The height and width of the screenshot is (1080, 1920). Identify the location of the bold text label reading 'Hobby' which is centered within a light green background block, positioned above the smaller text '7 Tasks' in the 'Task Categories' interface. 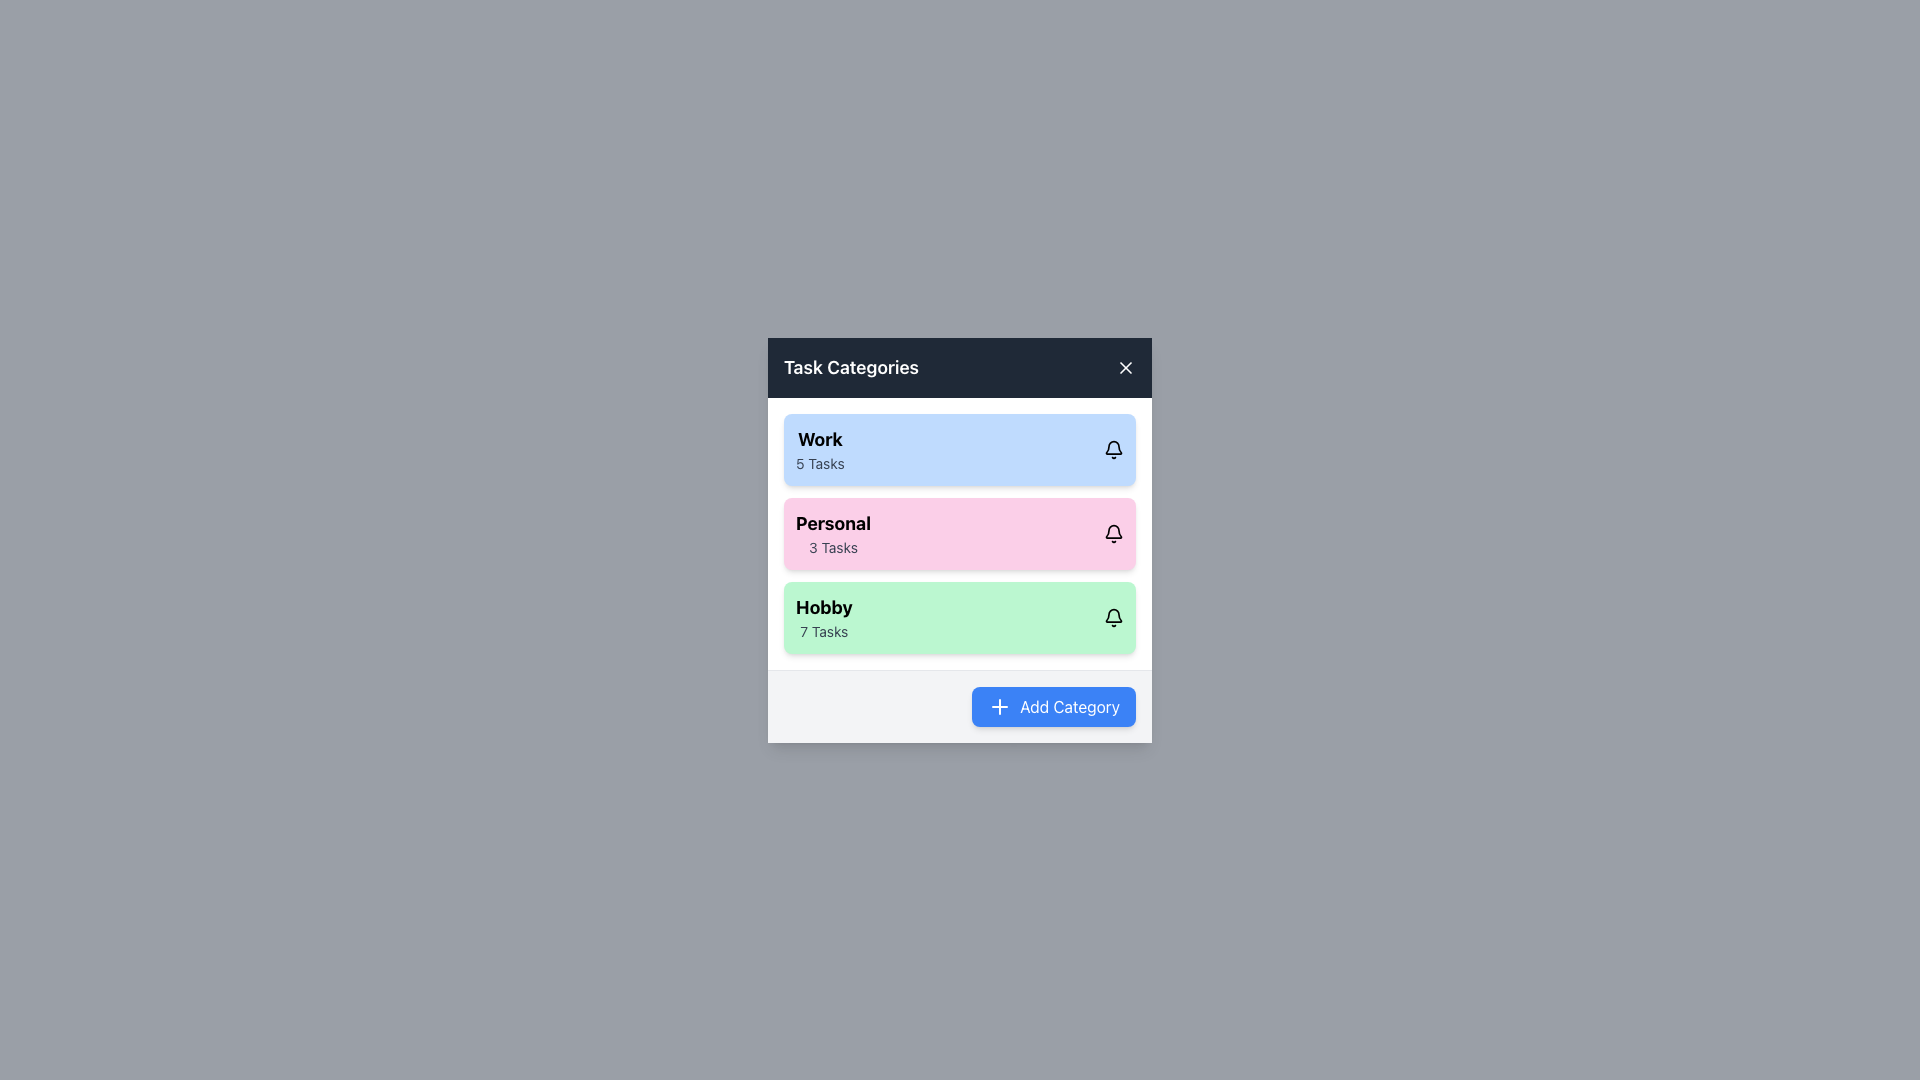
(824, 606).